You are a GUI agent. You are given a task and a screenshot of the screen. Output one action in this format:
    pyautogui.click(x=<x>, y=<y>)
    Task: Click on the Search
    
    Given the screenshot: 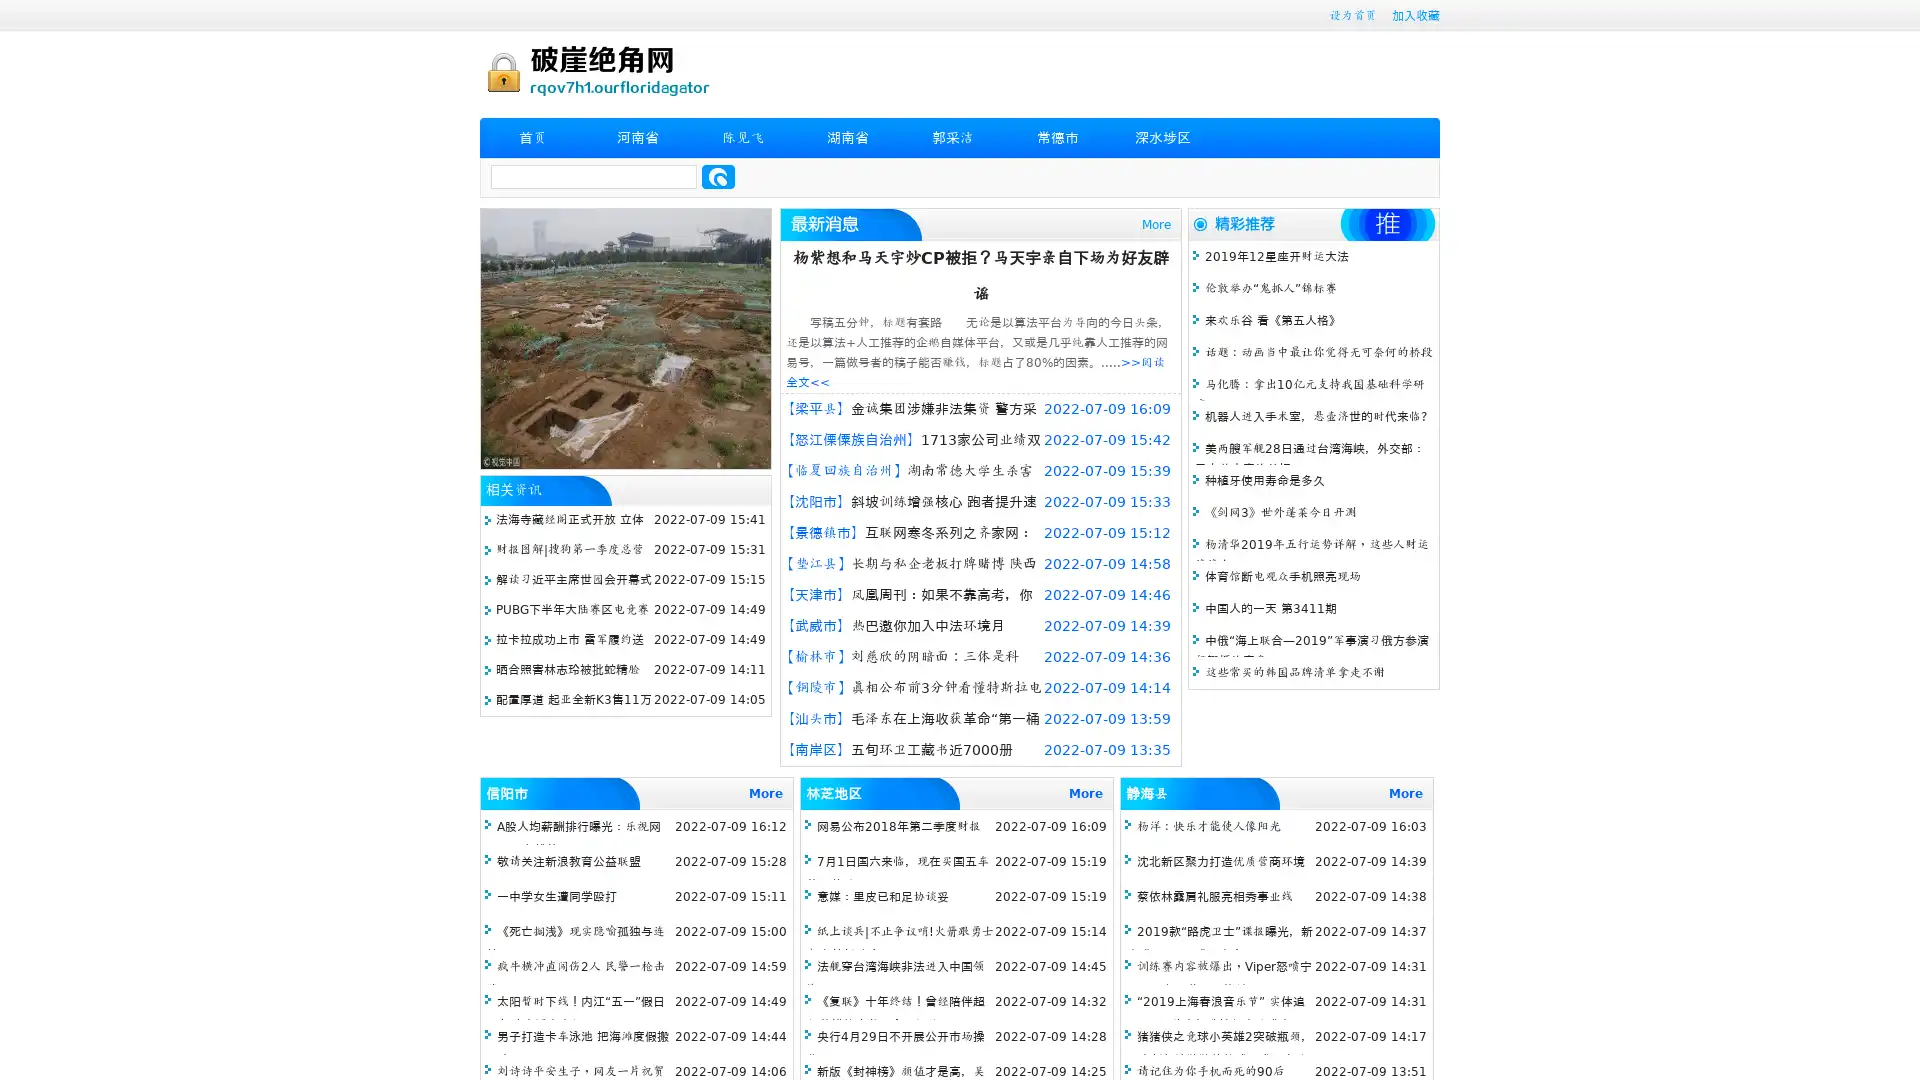 What is the action you would take?
    pyautogui.click(x=718, y=176)
    